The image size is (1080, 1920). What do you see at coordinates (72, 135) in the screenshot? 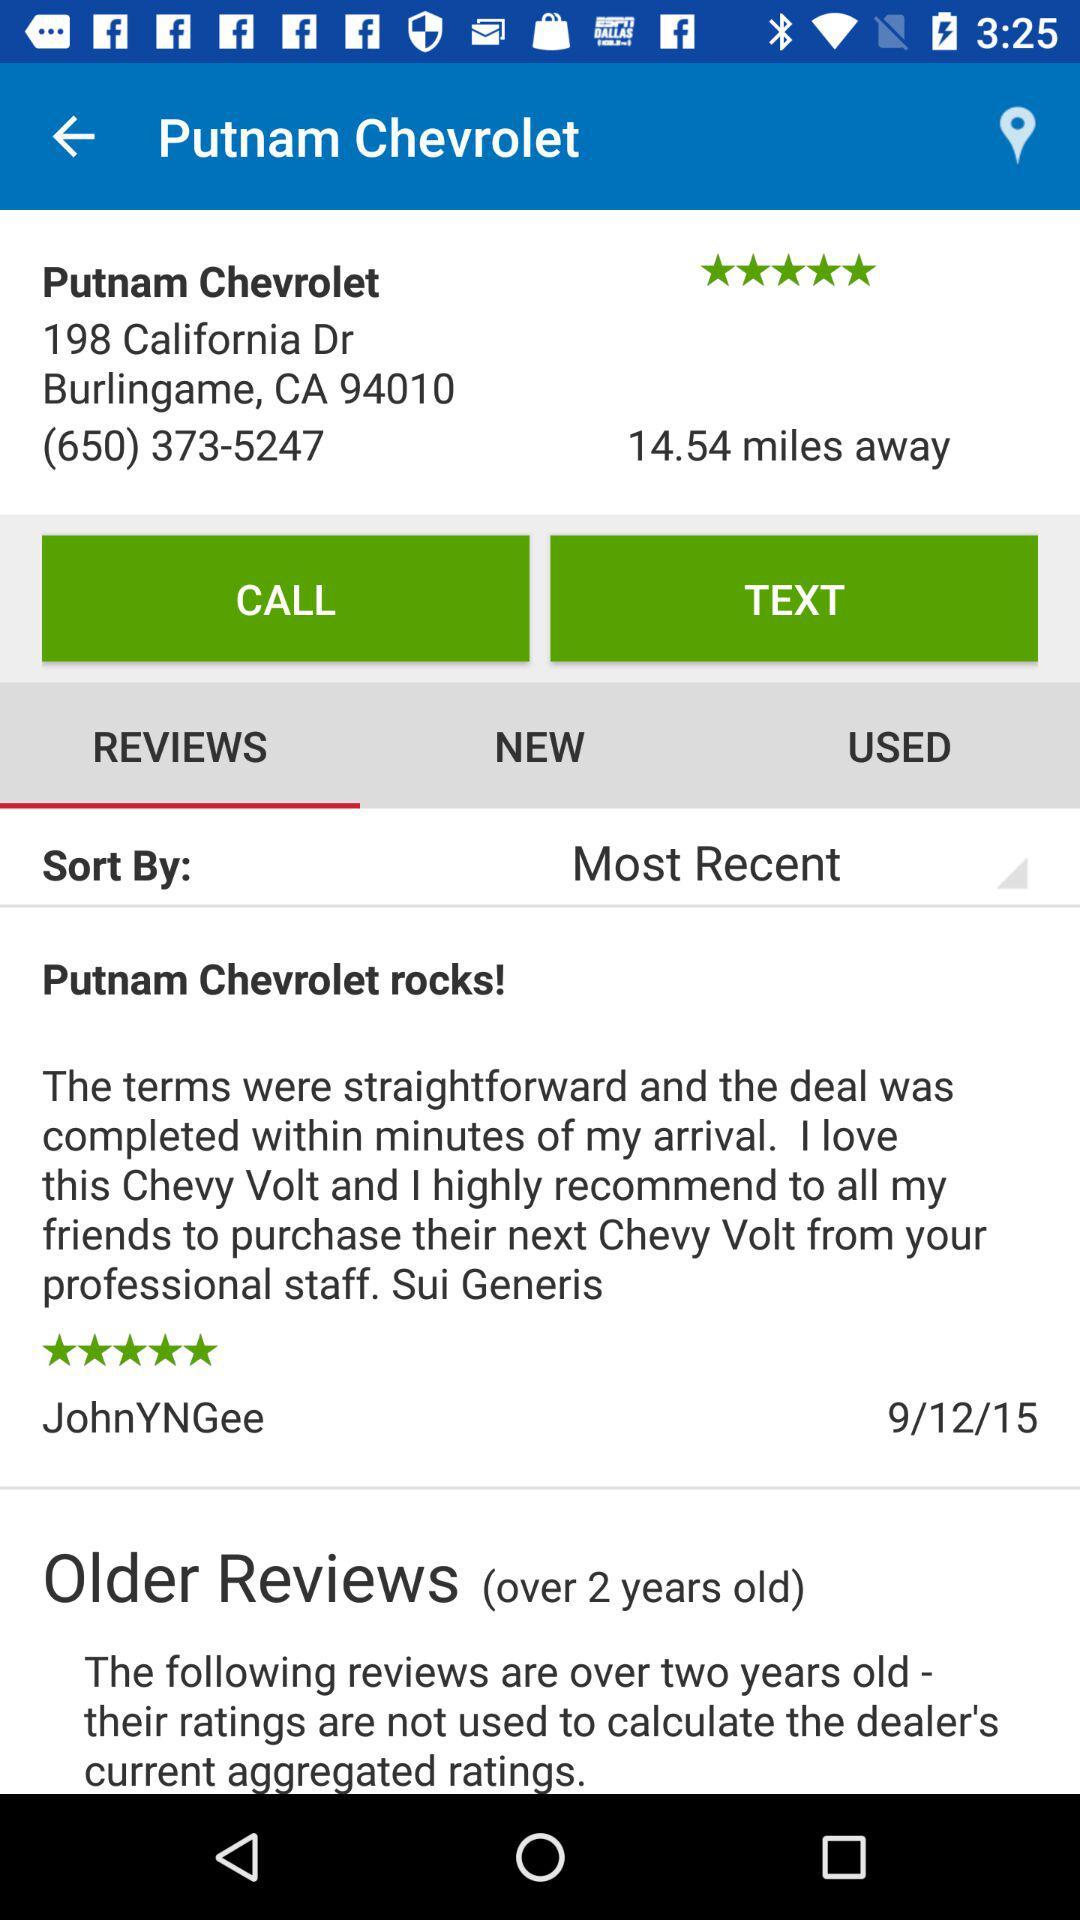
I see `the item to the left of the putnam chevrolet item` at bounding box center [72, 135].